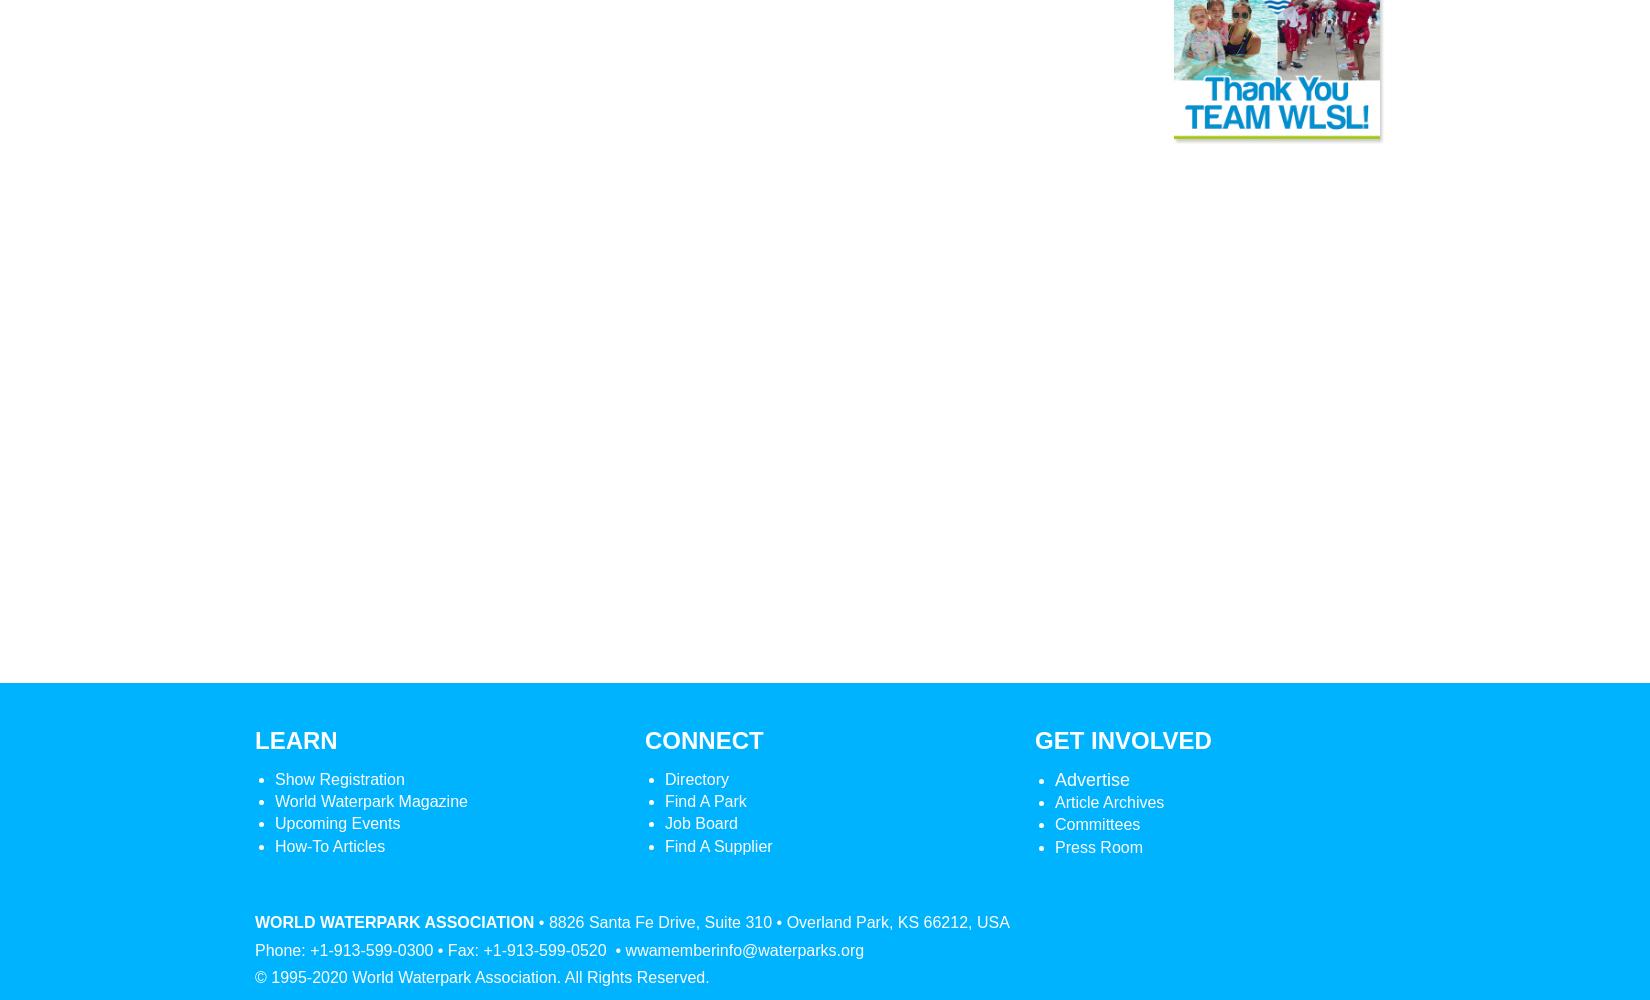  What do you see at coordinates (254, 976) in the screenshot?
I see `'© 1995-2020 World Waterpark Association. All Rights Reserved.'` at bounding box center [254, 976].